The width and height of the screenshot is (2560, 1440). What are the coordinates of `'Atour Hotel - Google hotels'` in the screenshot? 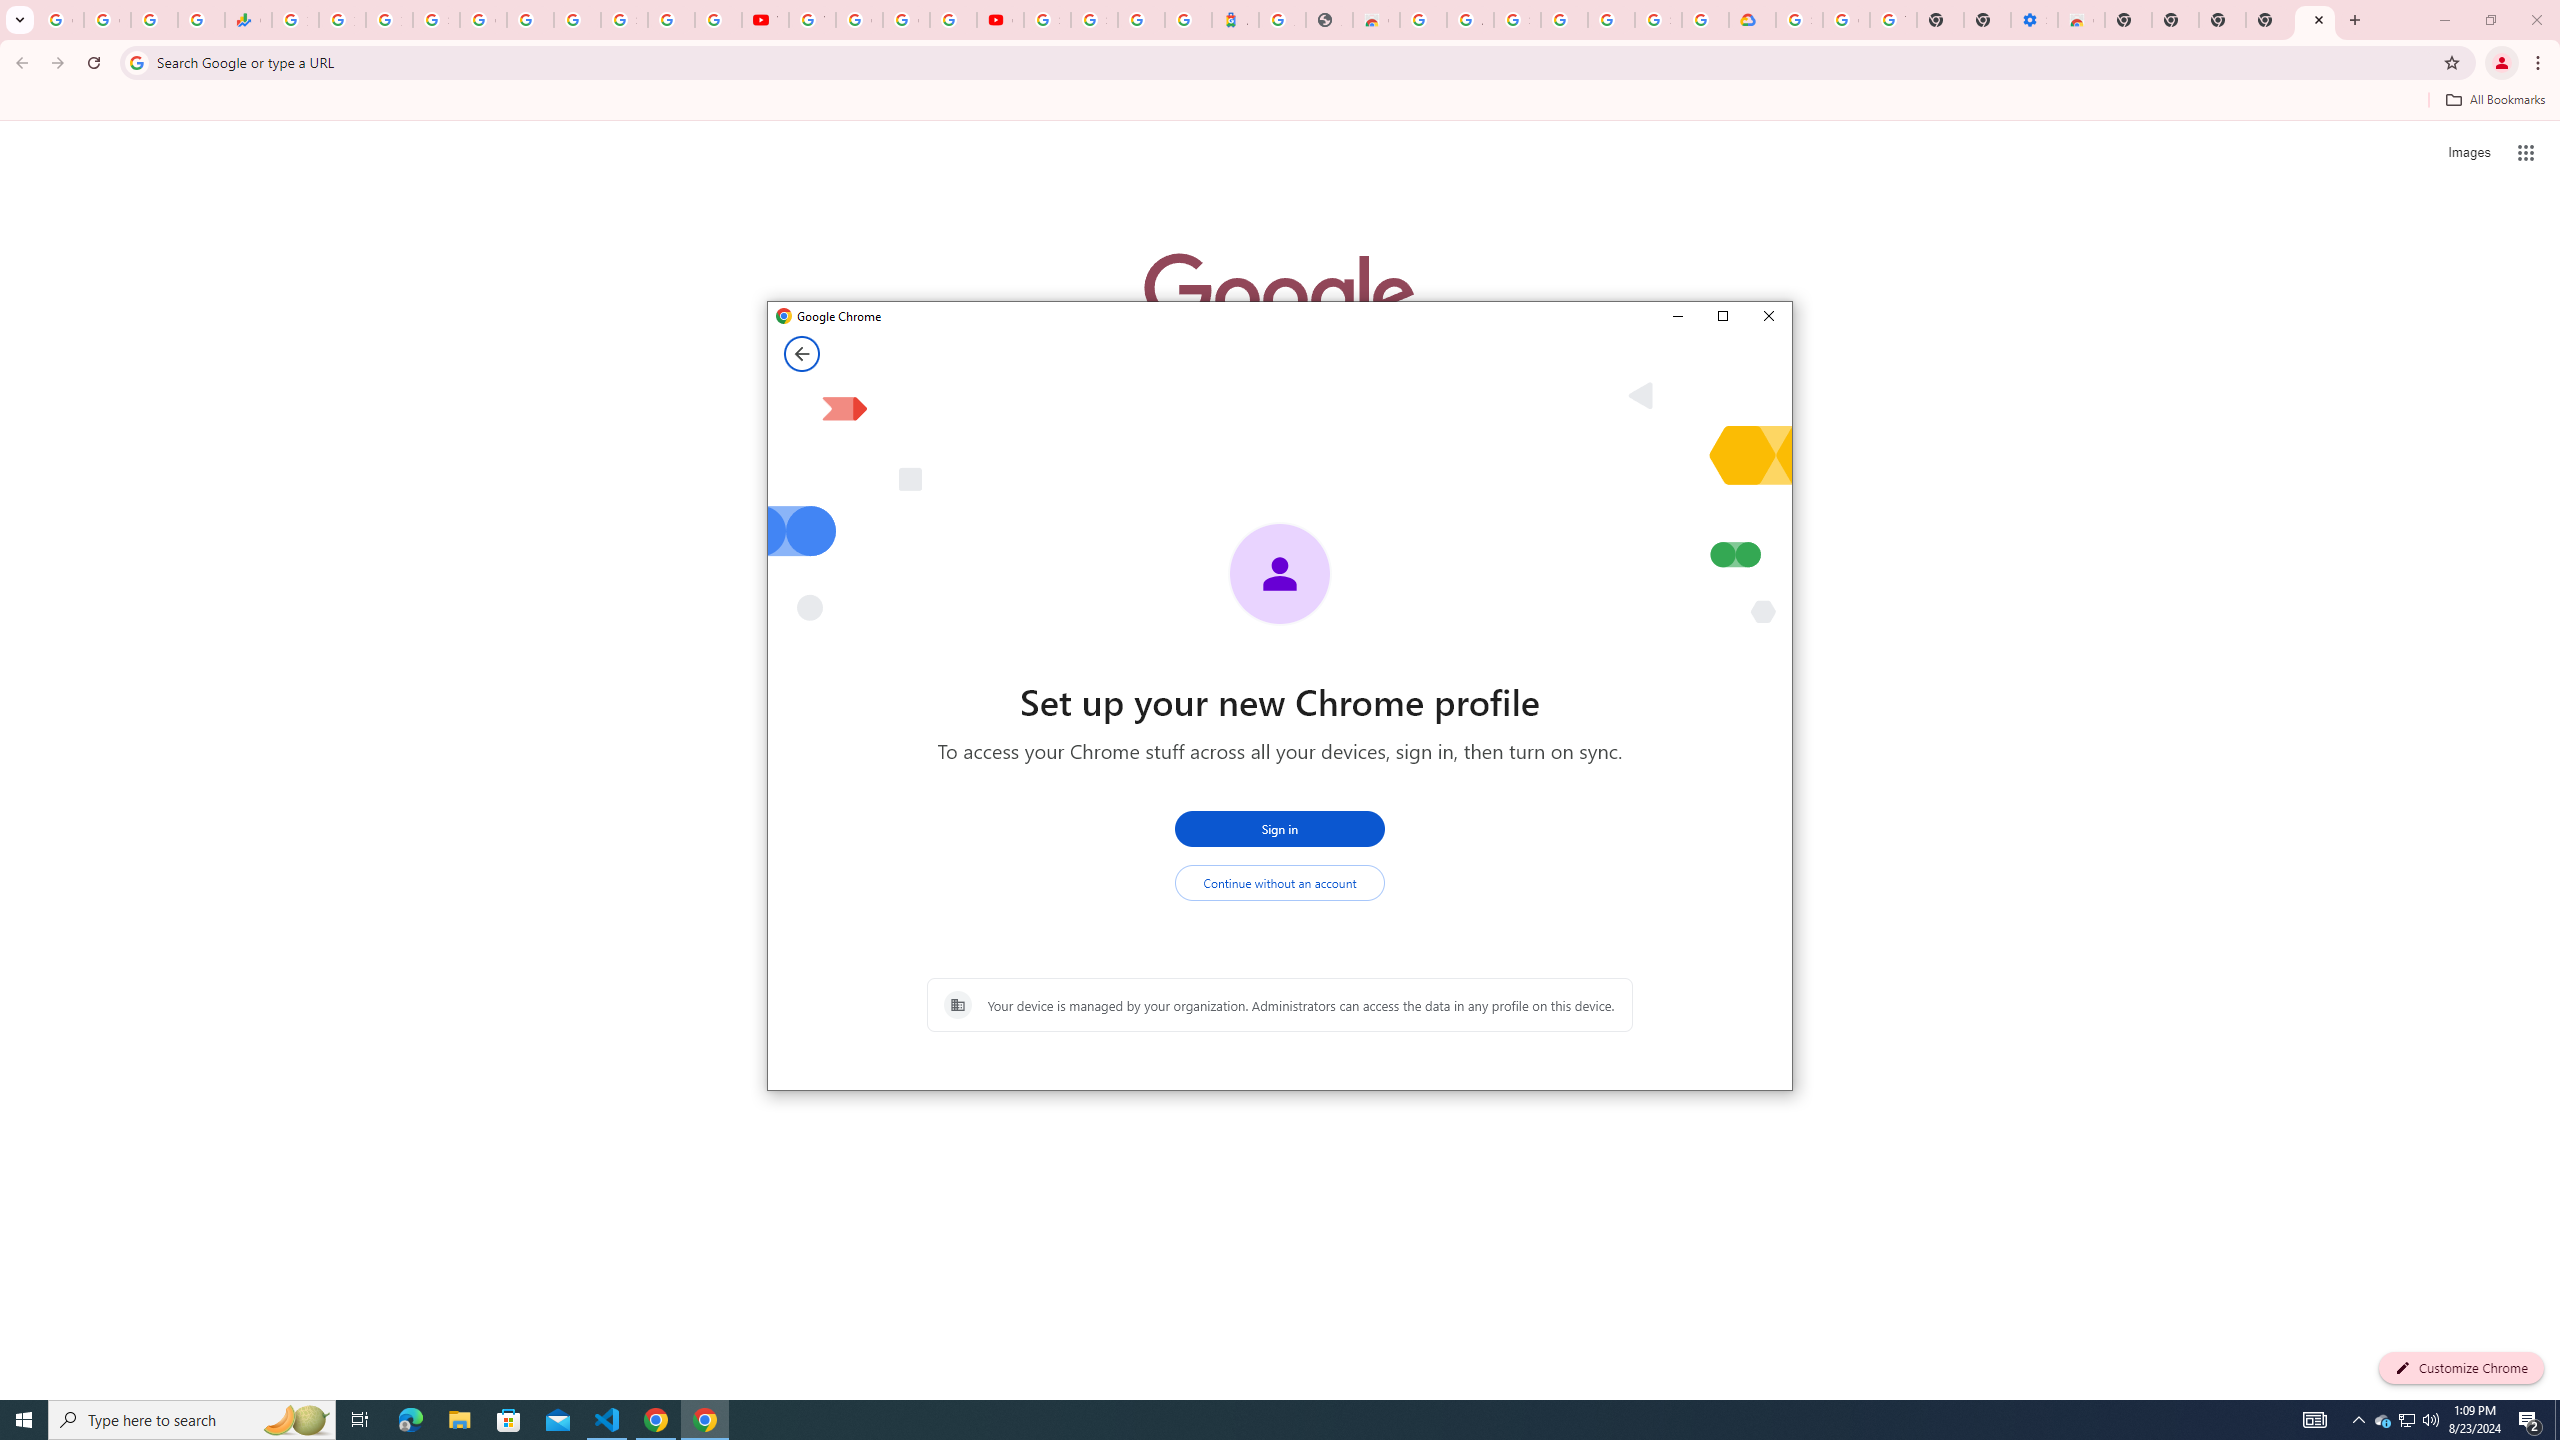 It's located at (1235, 19).